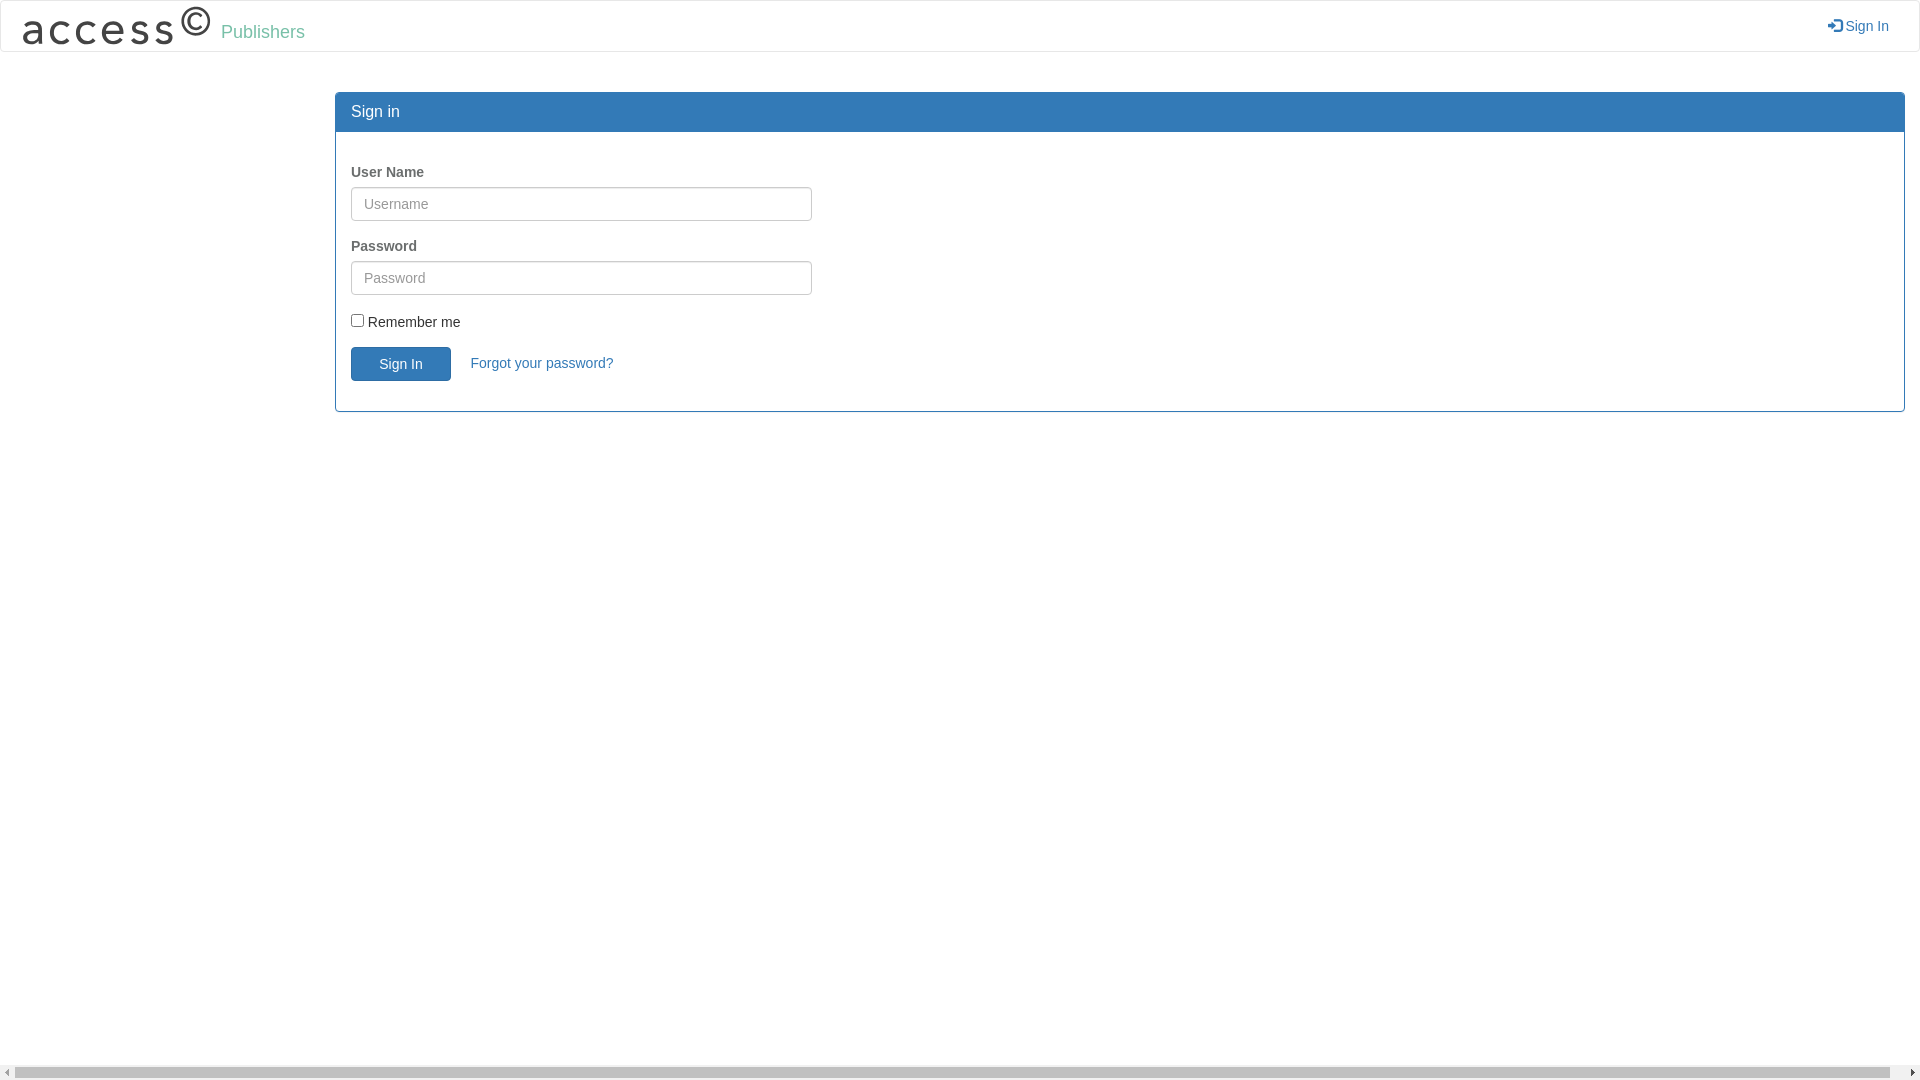 The image size is (1920, 1080). I want to click on 'Forgot your password?', so click(469, 362).